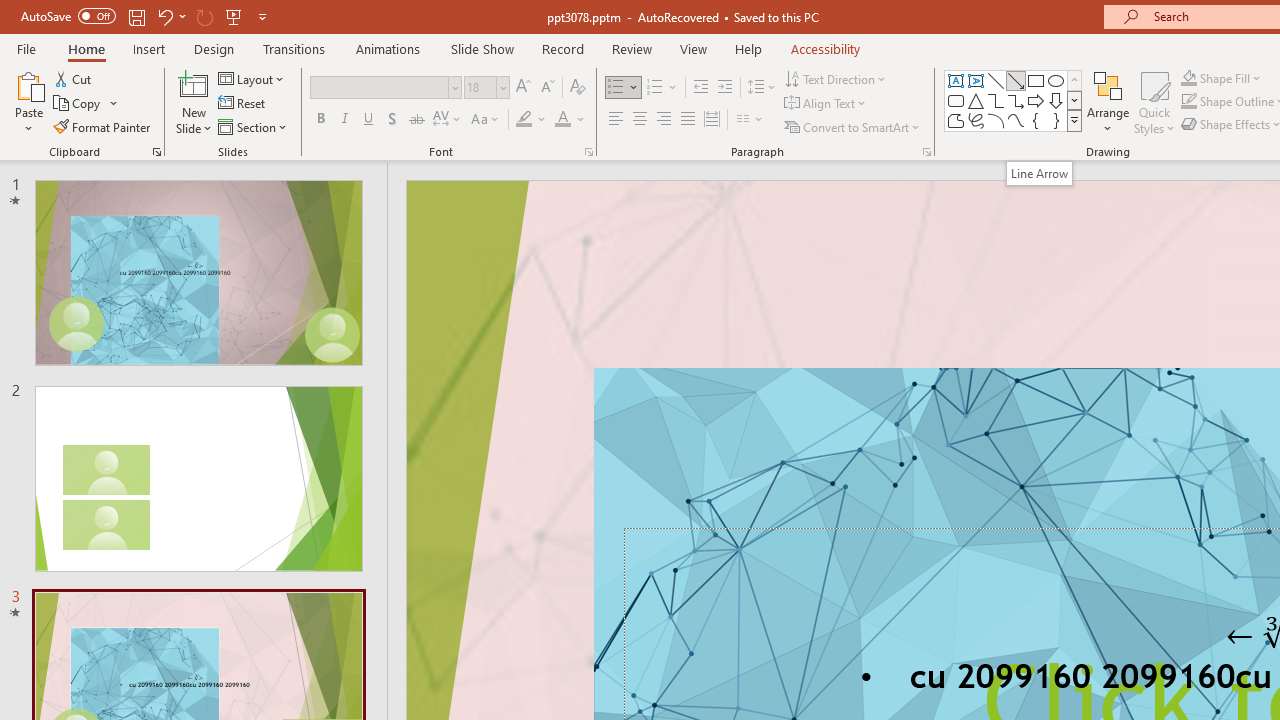 Image resolution: width=1280 pixels, height=720 pixels. What do you see at coordinates (587, 150) in the screenshot?
I see `'Font...'` at bounding box center [587, 150].